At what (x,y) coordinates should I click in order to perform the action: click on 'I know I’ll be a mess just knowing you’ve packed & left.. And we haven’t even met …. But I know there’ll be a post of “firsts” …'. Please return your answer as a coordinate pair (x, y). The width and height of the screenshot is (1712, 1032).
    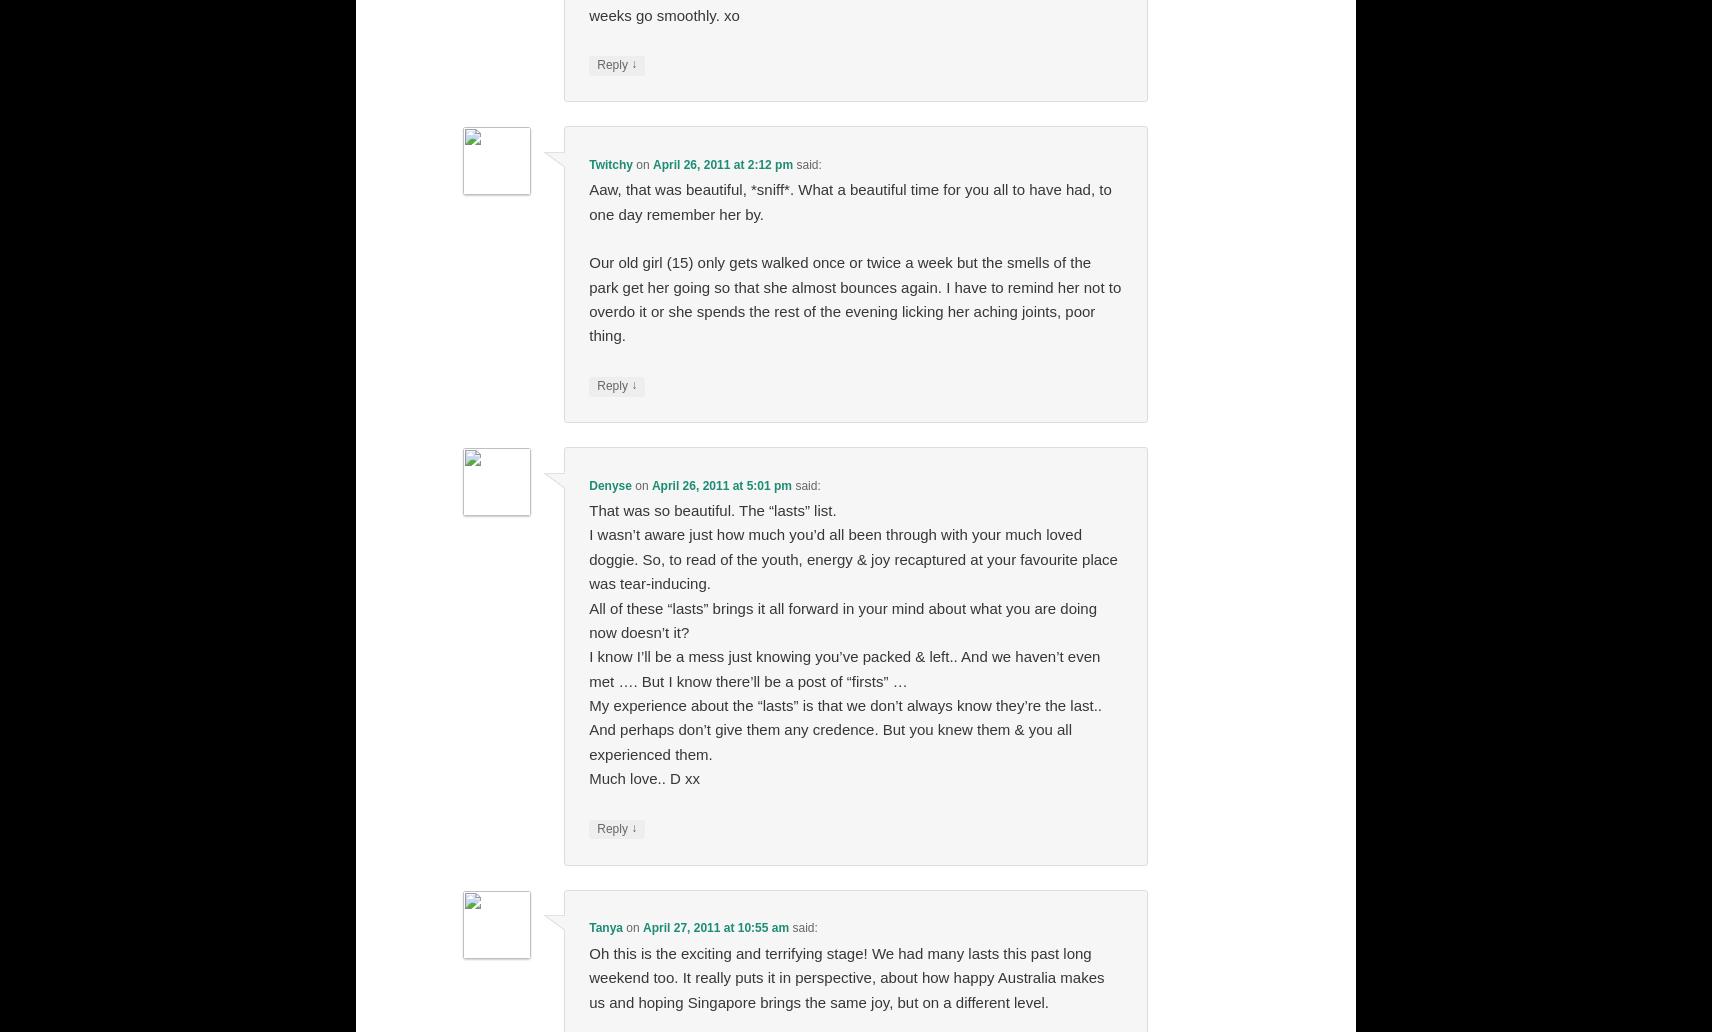
    Looking at the image, I should click on (587, 667).